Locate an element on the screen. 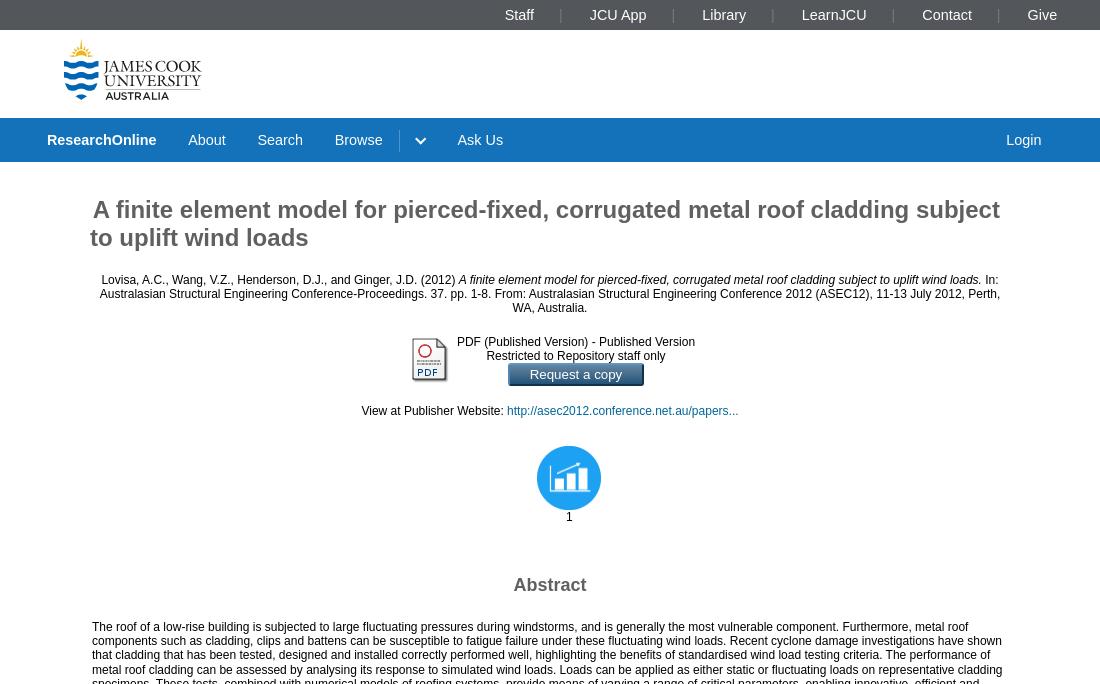 This screenshot has height=684, width=1100. 'LearnJCU' is located at coordinates (832, 13).